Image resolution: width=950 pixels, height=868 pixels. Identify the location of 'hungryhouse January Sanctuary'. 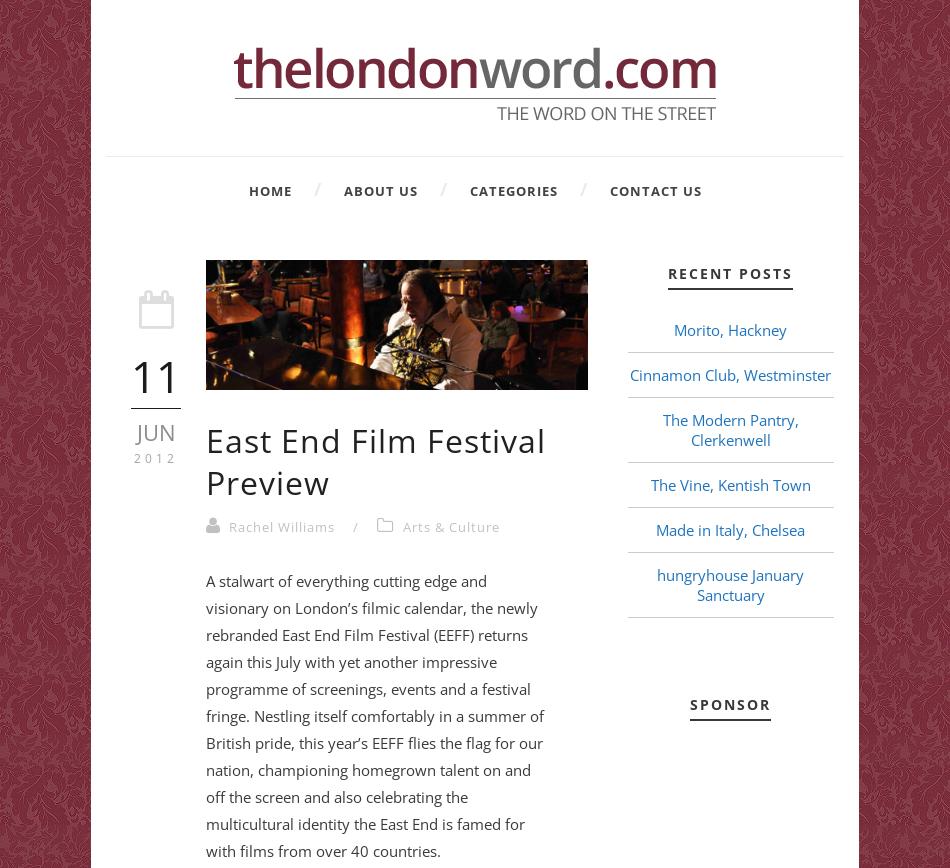
(729, 585).